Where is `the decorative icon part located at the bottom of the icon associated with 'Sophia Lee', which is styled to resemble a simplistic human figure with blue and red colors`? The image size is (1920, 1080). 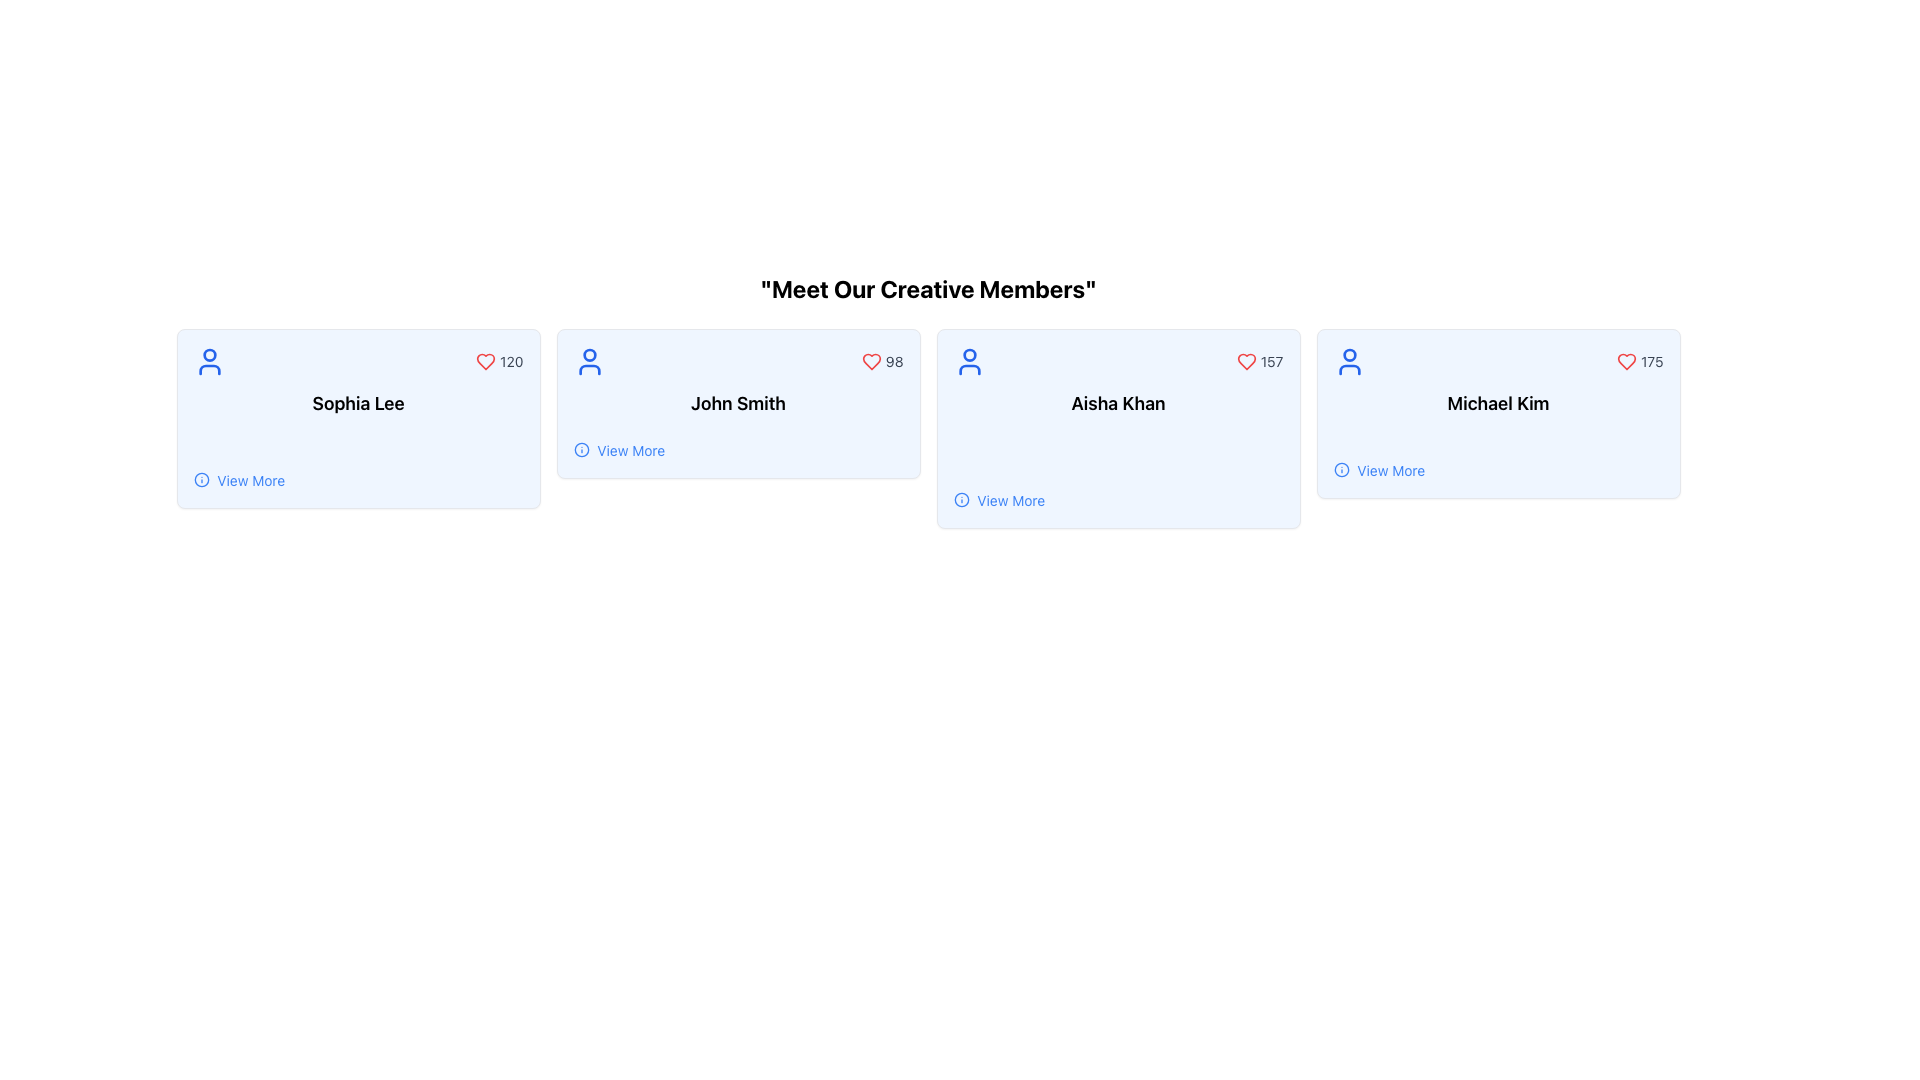 the decorative icon part located at the bottom of the icon associated with 'Sophia Lee', which is styled to resemble a simplistic human figure with blue and red colors is located at coordinates (209, 370).